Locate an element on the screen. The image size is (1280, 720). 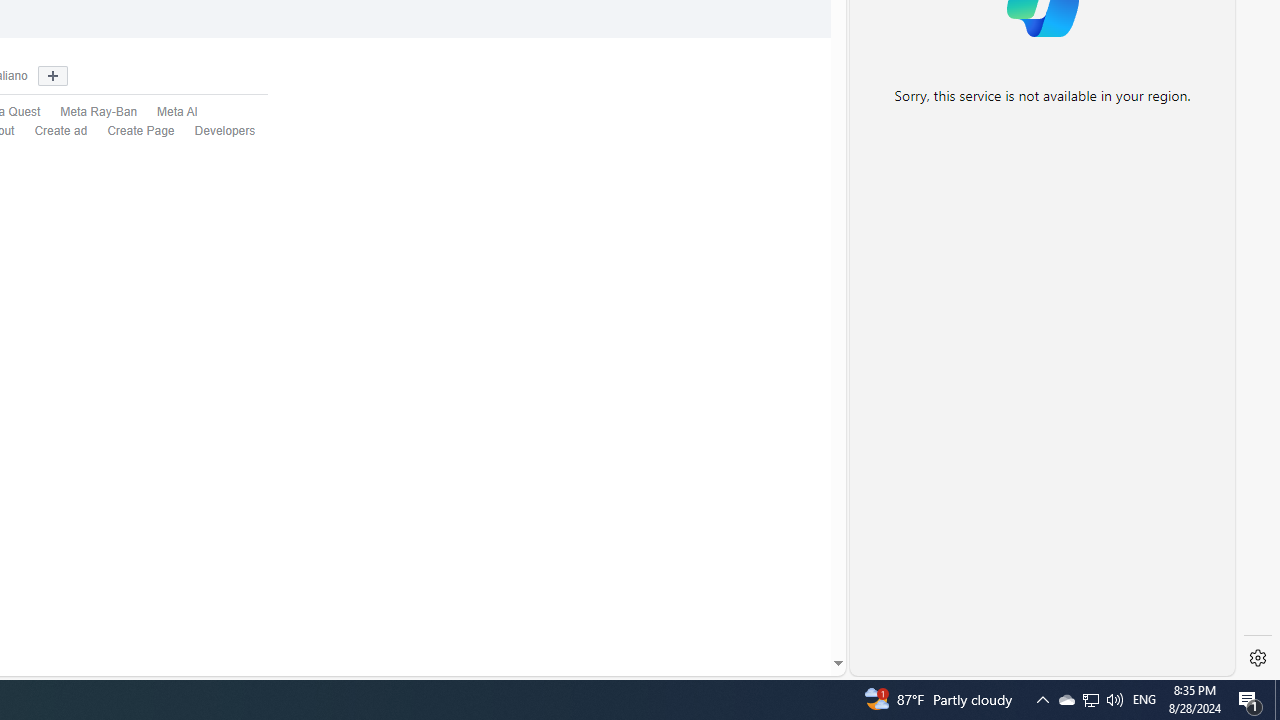
'Show more languages' is located at coordinates (52, 75).